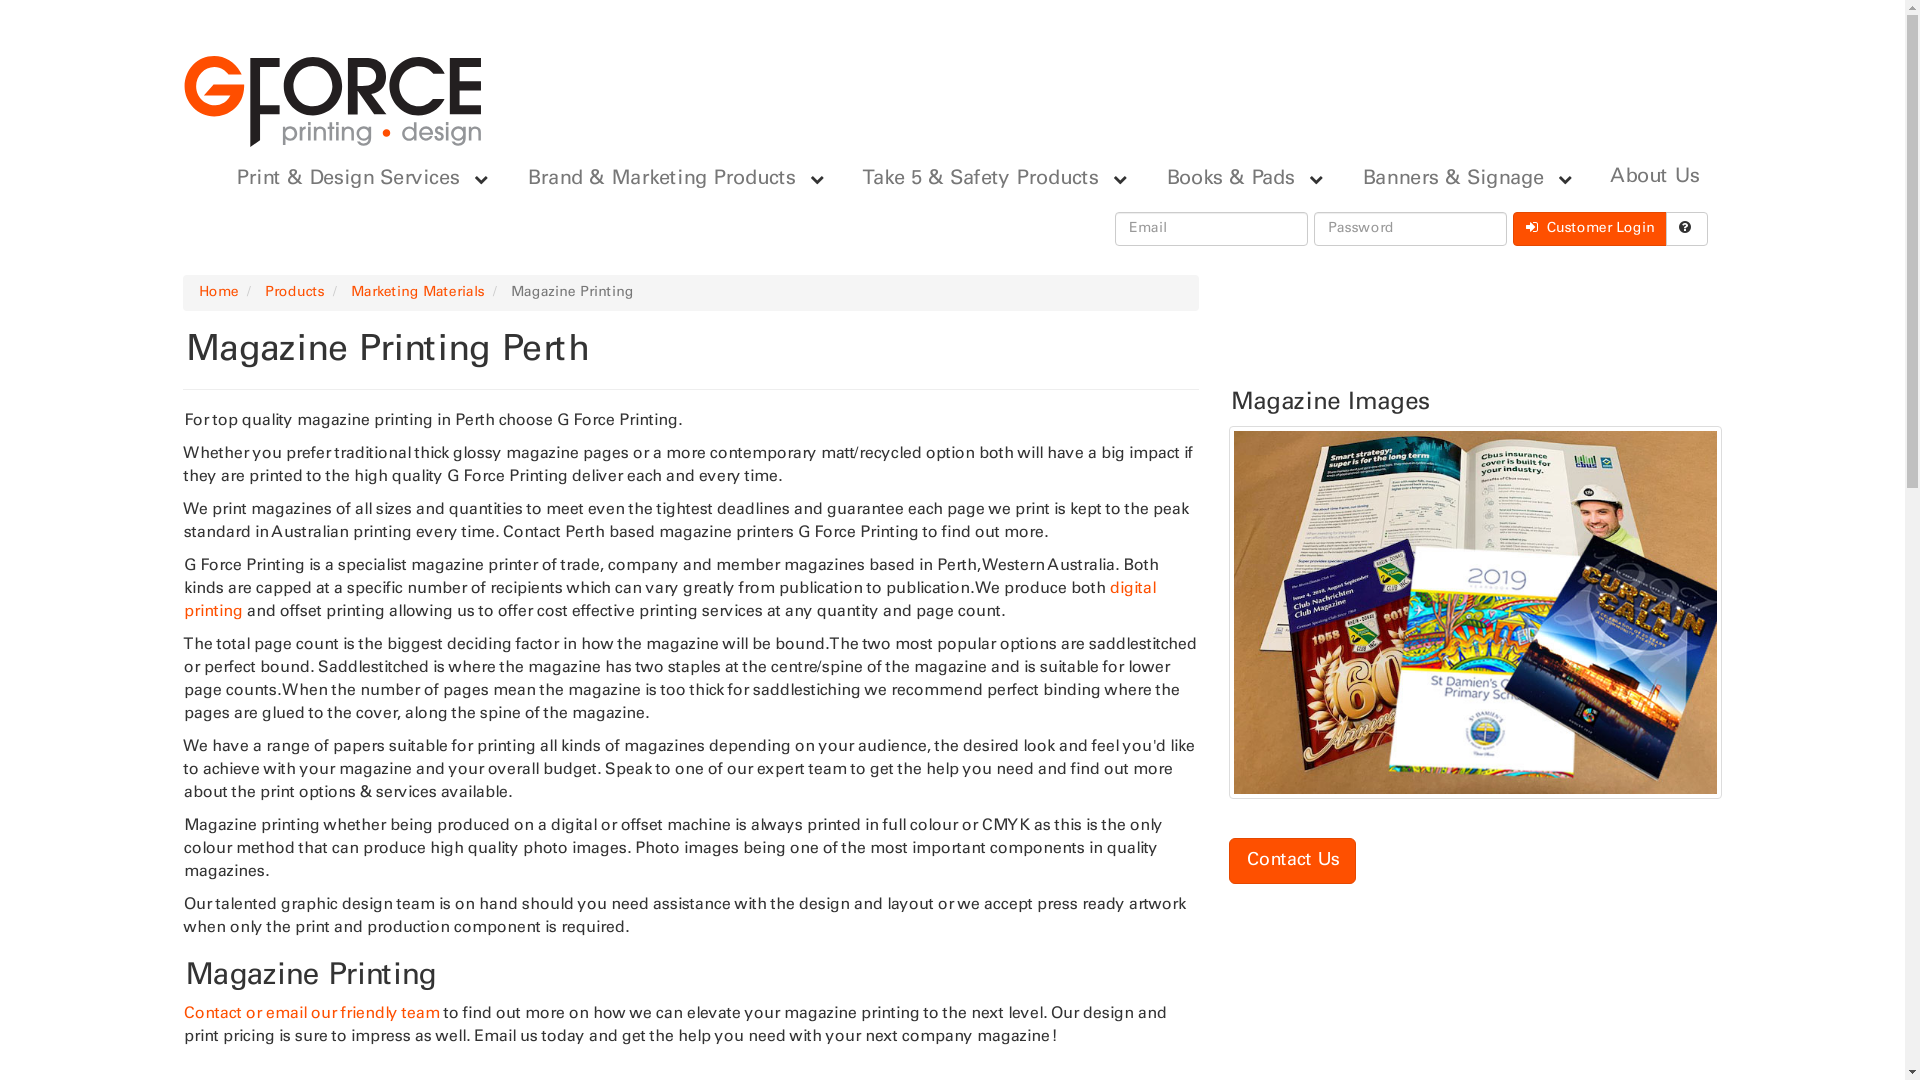 The width and height of the screenshot is (1920, 1080). Describe the element at coordinates (217, 292) in the screenshot. I see `'Home'` at that location.